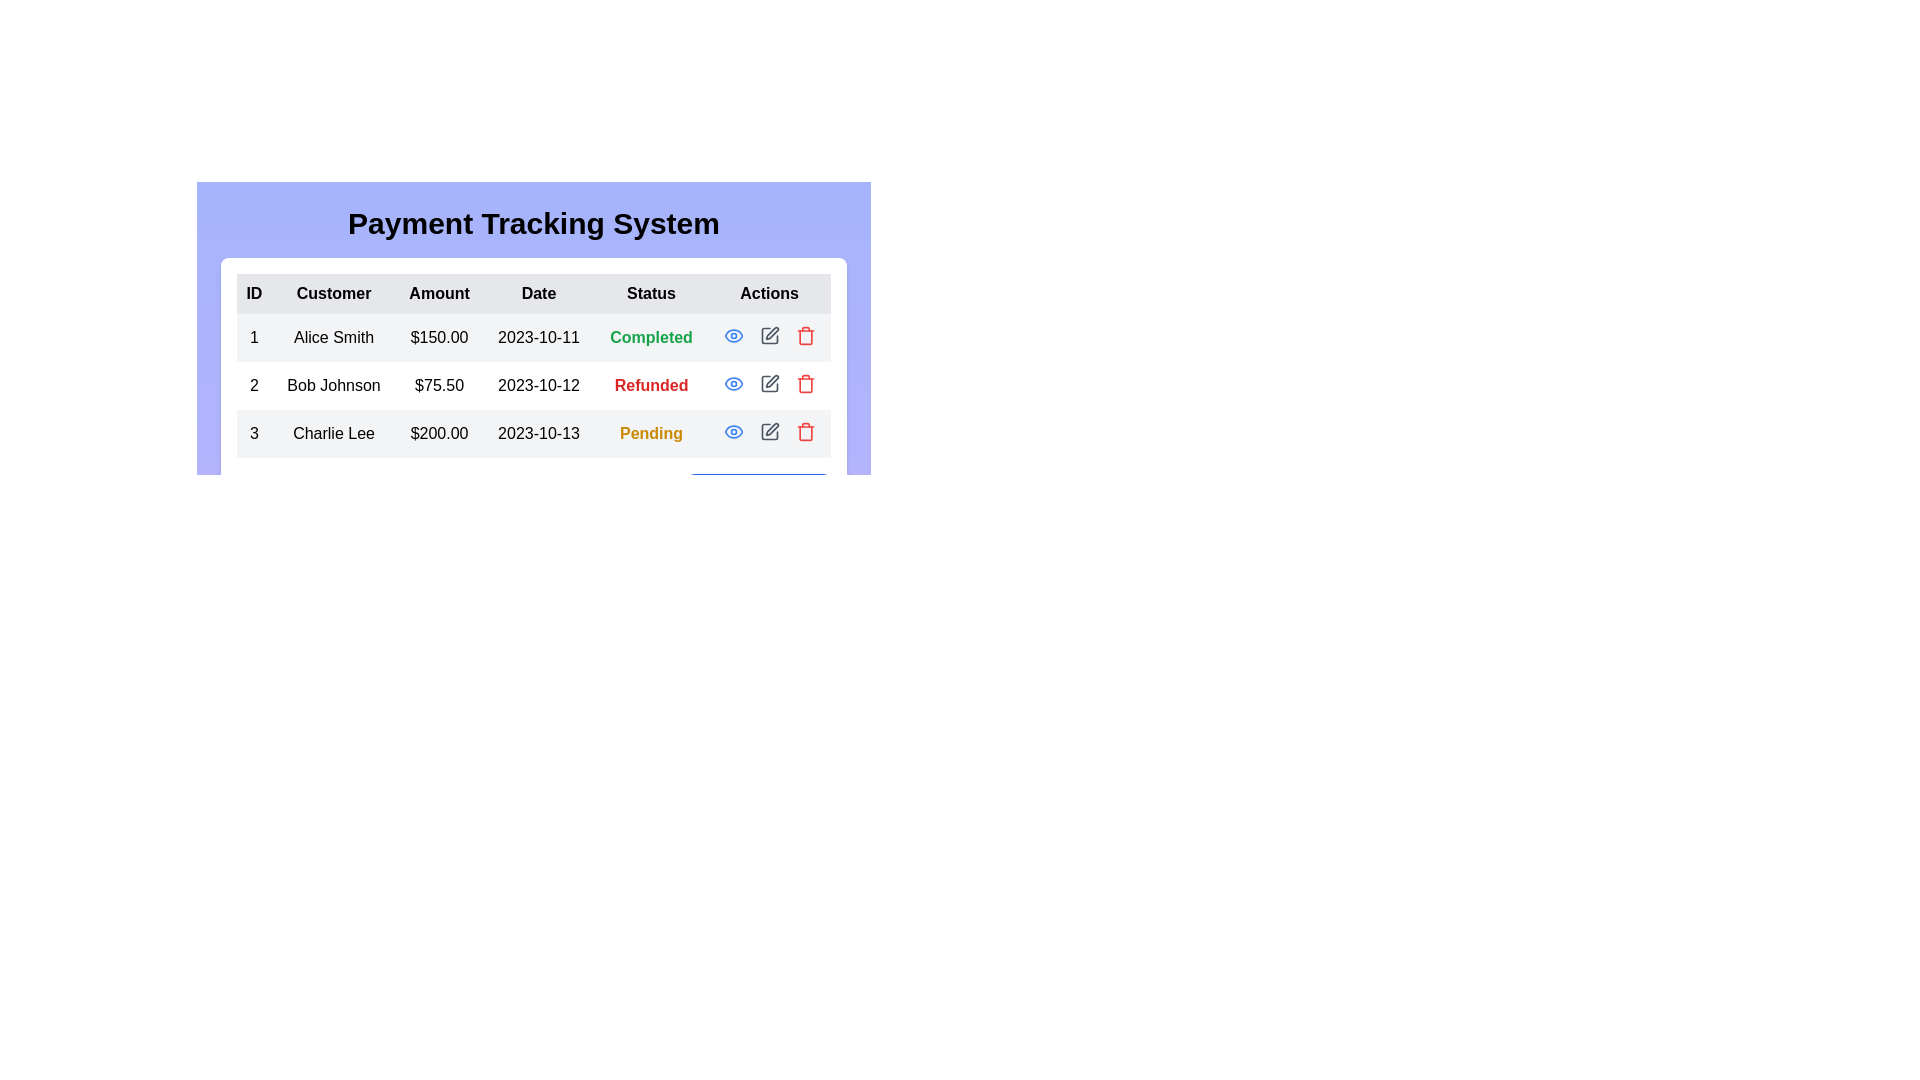 The height and width of the screenshot is (1080, 1920). Describe the element at coordinates (805, 384) in the screenshot. I see `the delete button in the Actions column associated with Bob Johnson's entry` at that location.